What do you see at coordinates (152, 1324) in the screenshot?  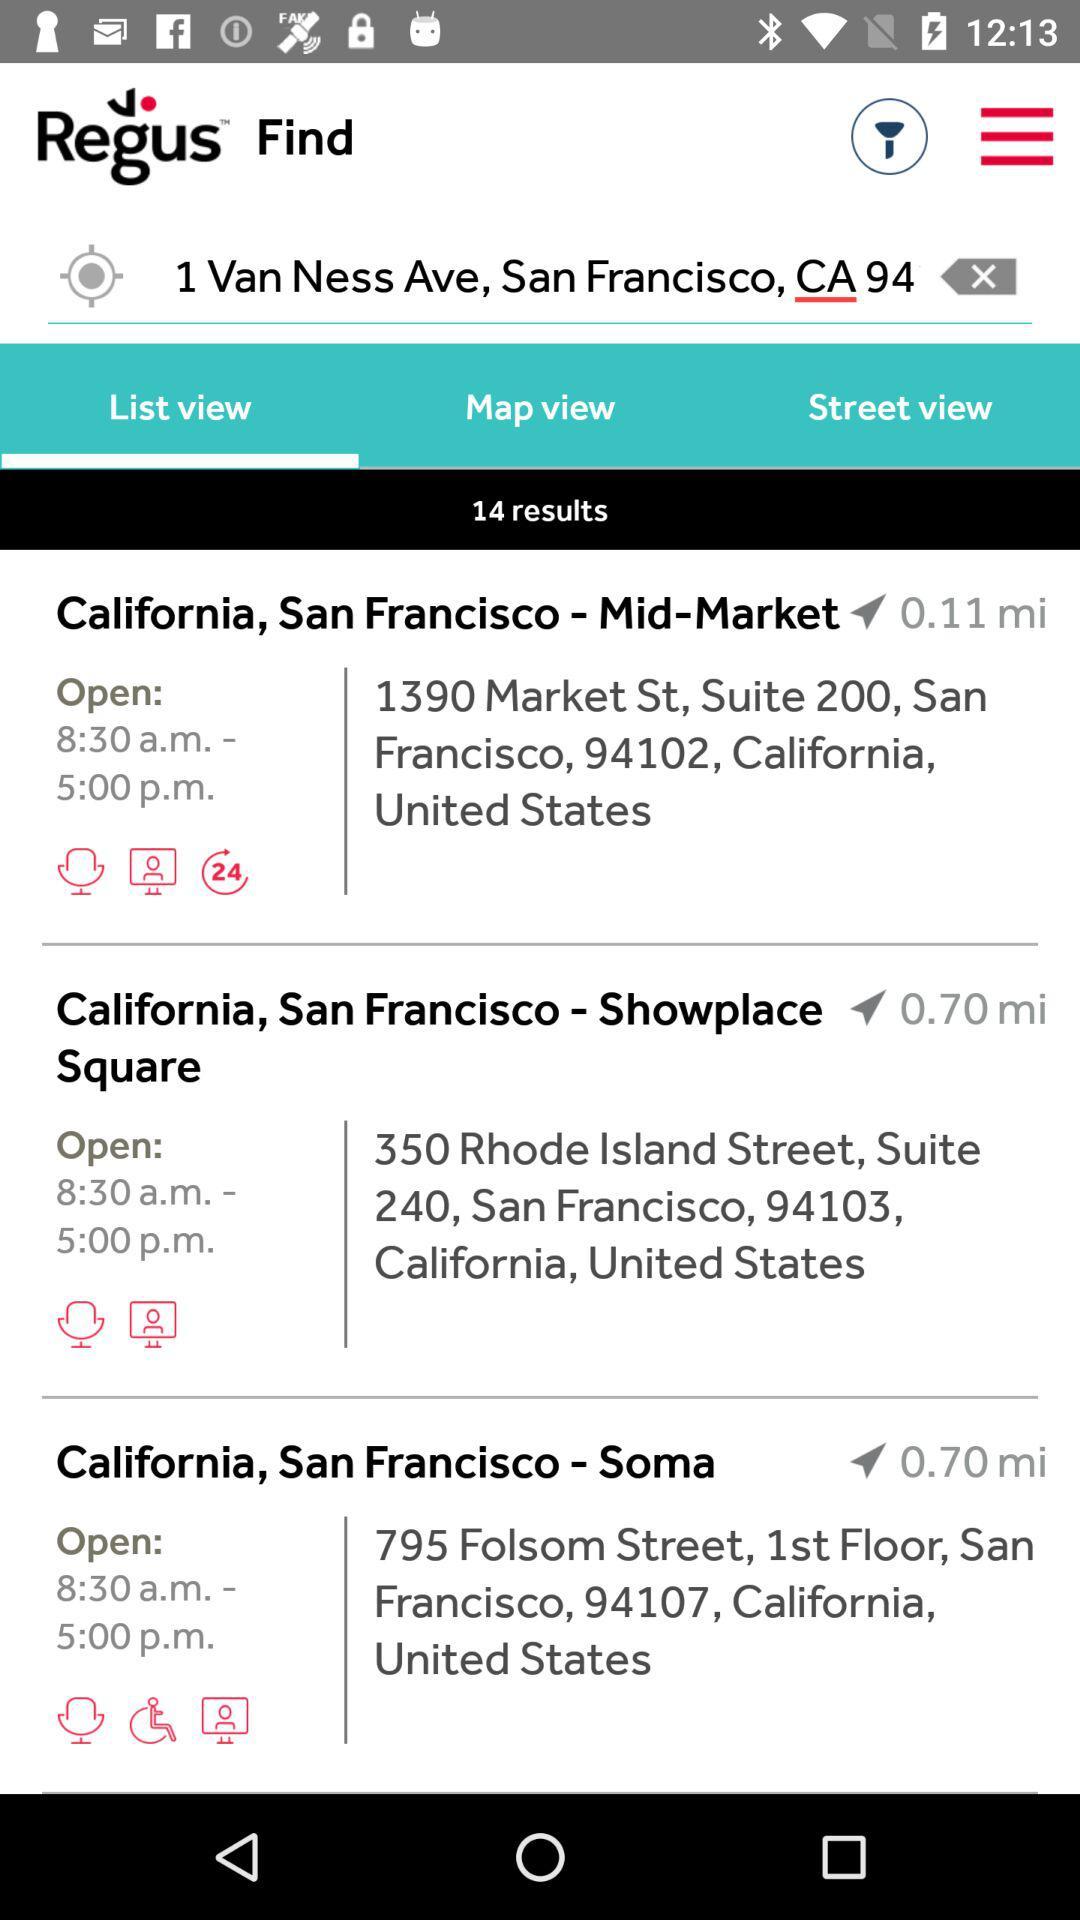 I see `the item below the 8 30 a item` at bounding box center [152, 1324].